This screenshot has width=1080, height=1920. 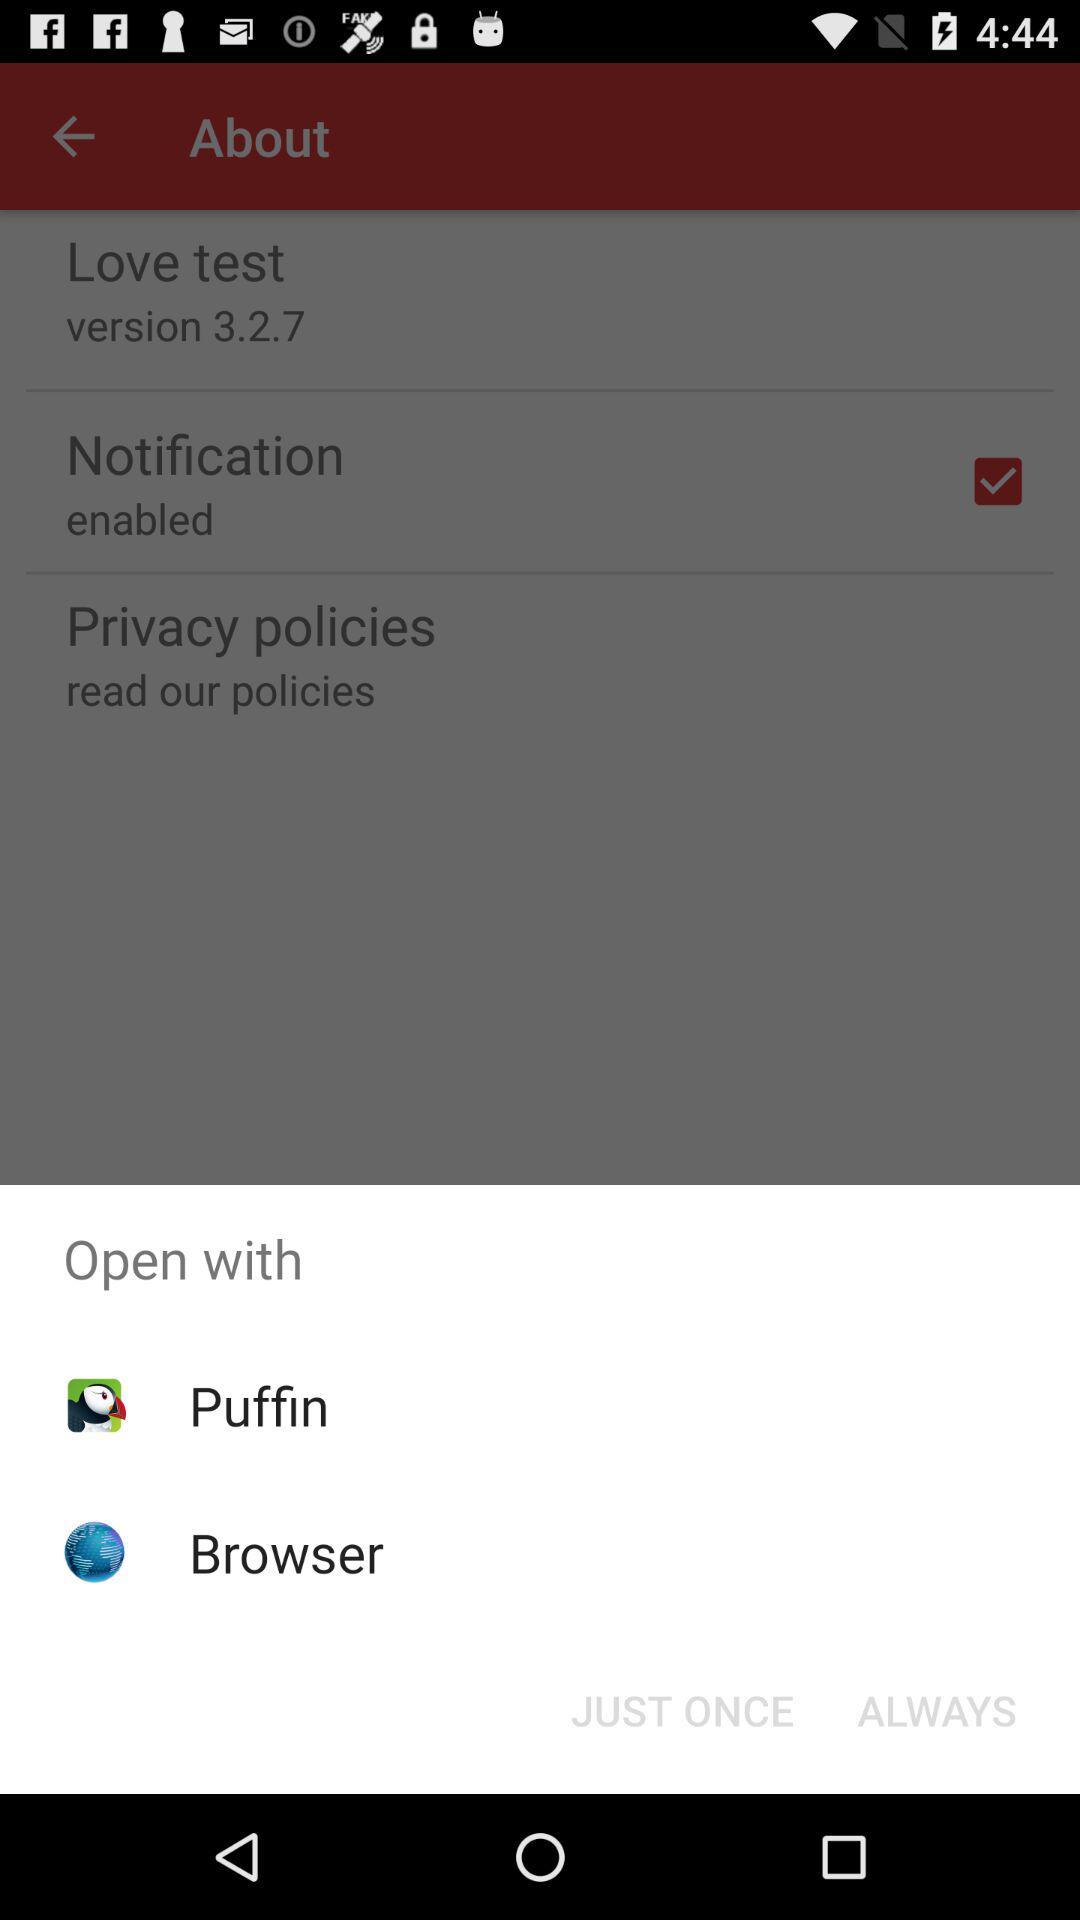 What do you see at coordinates (681, 1708) in the screenshot?
I see `the item next to always button` at bounding box center [681, 1708].